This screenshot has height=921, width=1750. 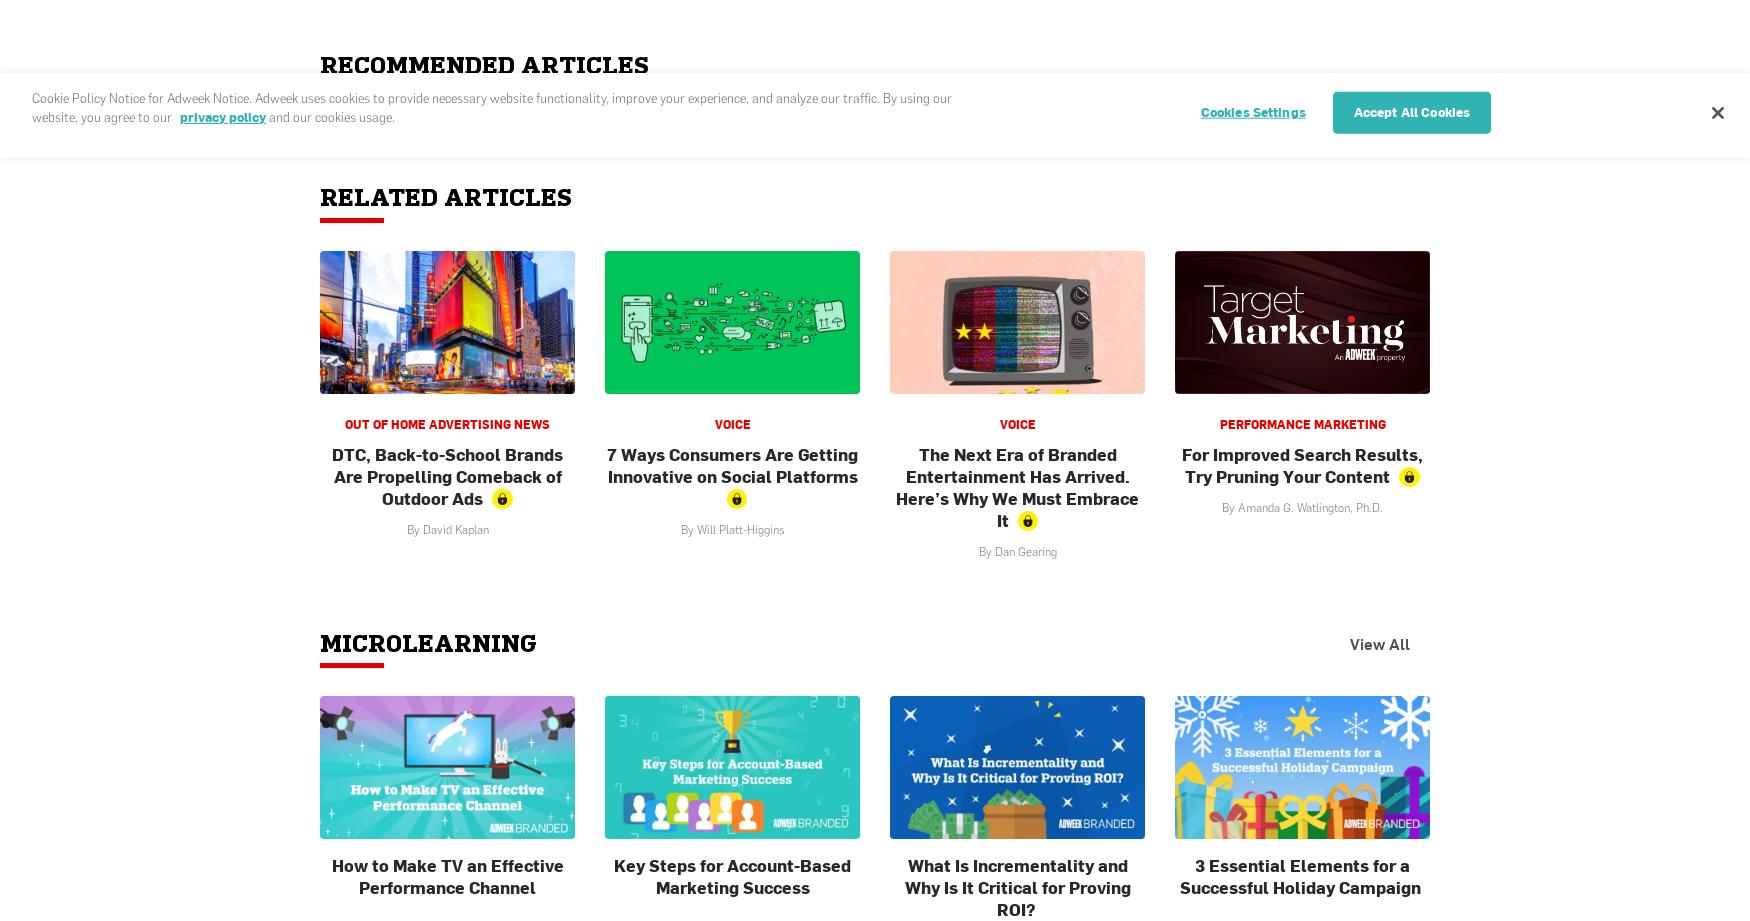 I want to click on 'For Improved Search Results, Try Pruning Your Content', so click(x=1301, y=463).